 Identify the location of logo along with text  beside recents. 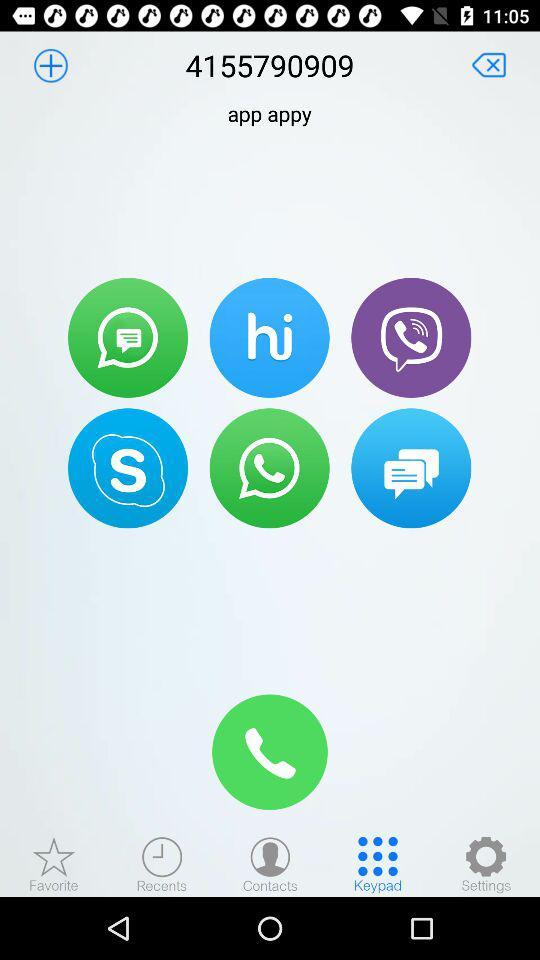
(54, 863).